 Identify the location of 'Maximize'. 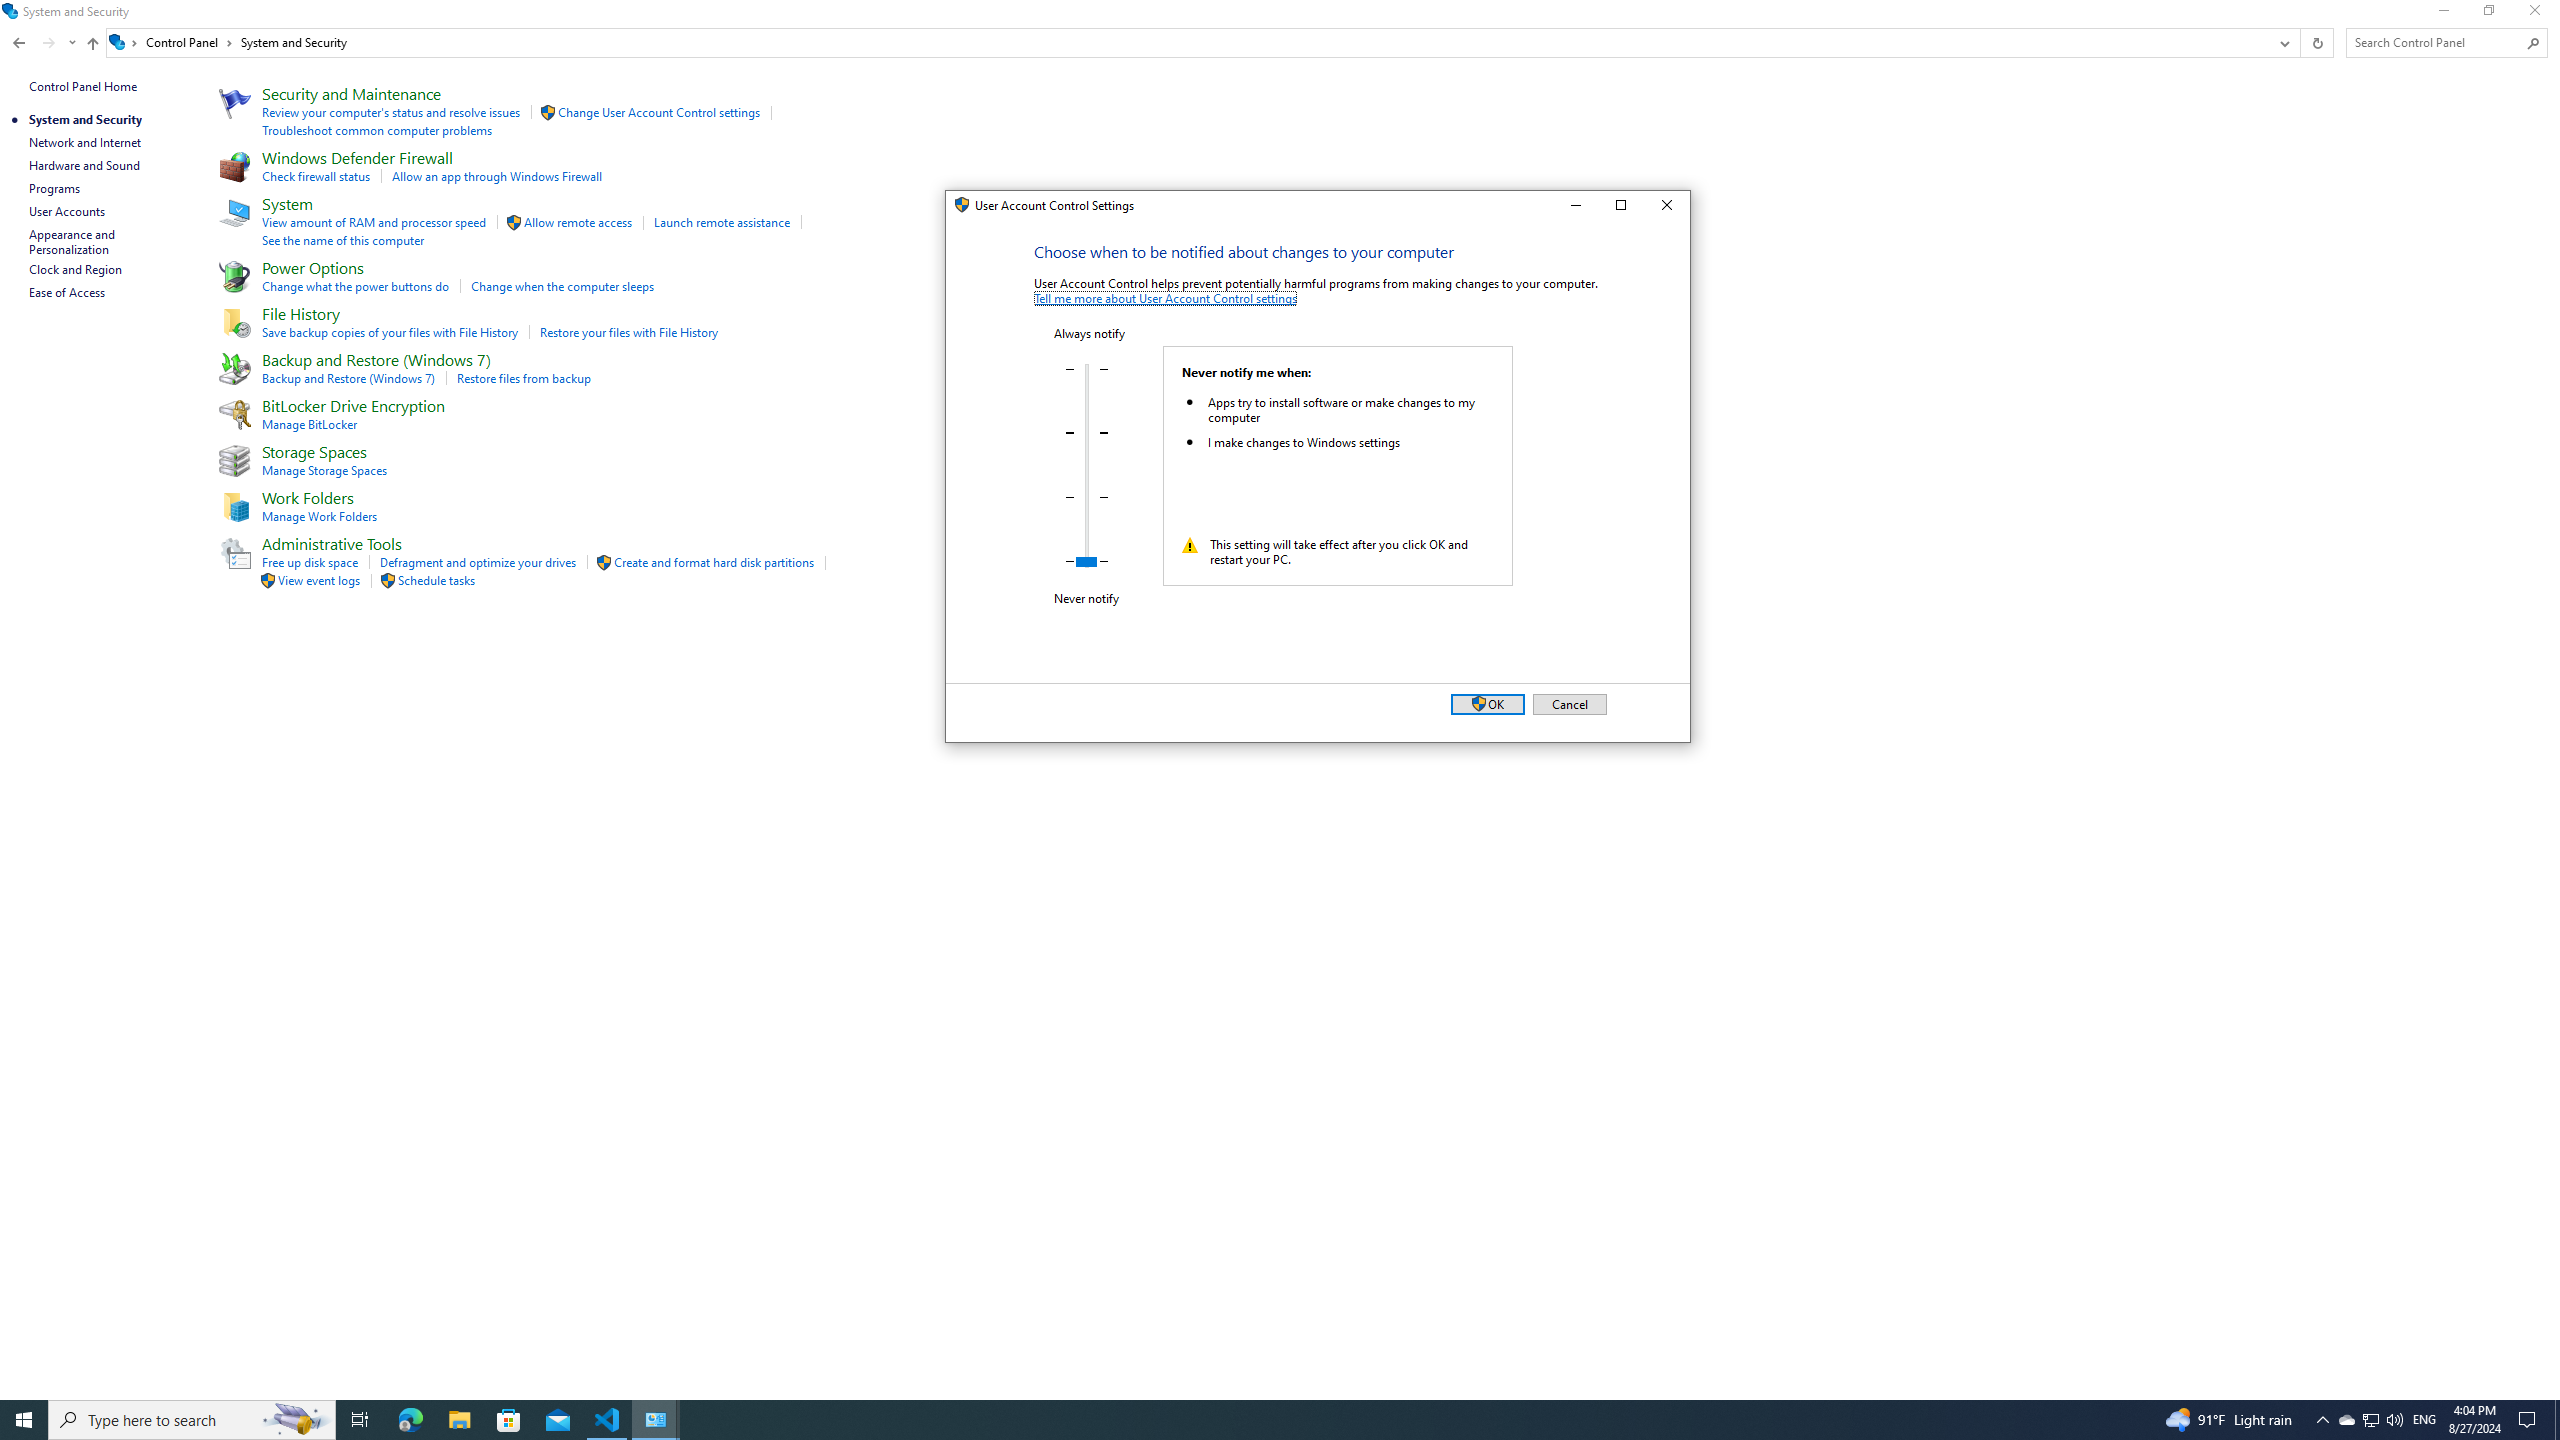
(1619, 204).